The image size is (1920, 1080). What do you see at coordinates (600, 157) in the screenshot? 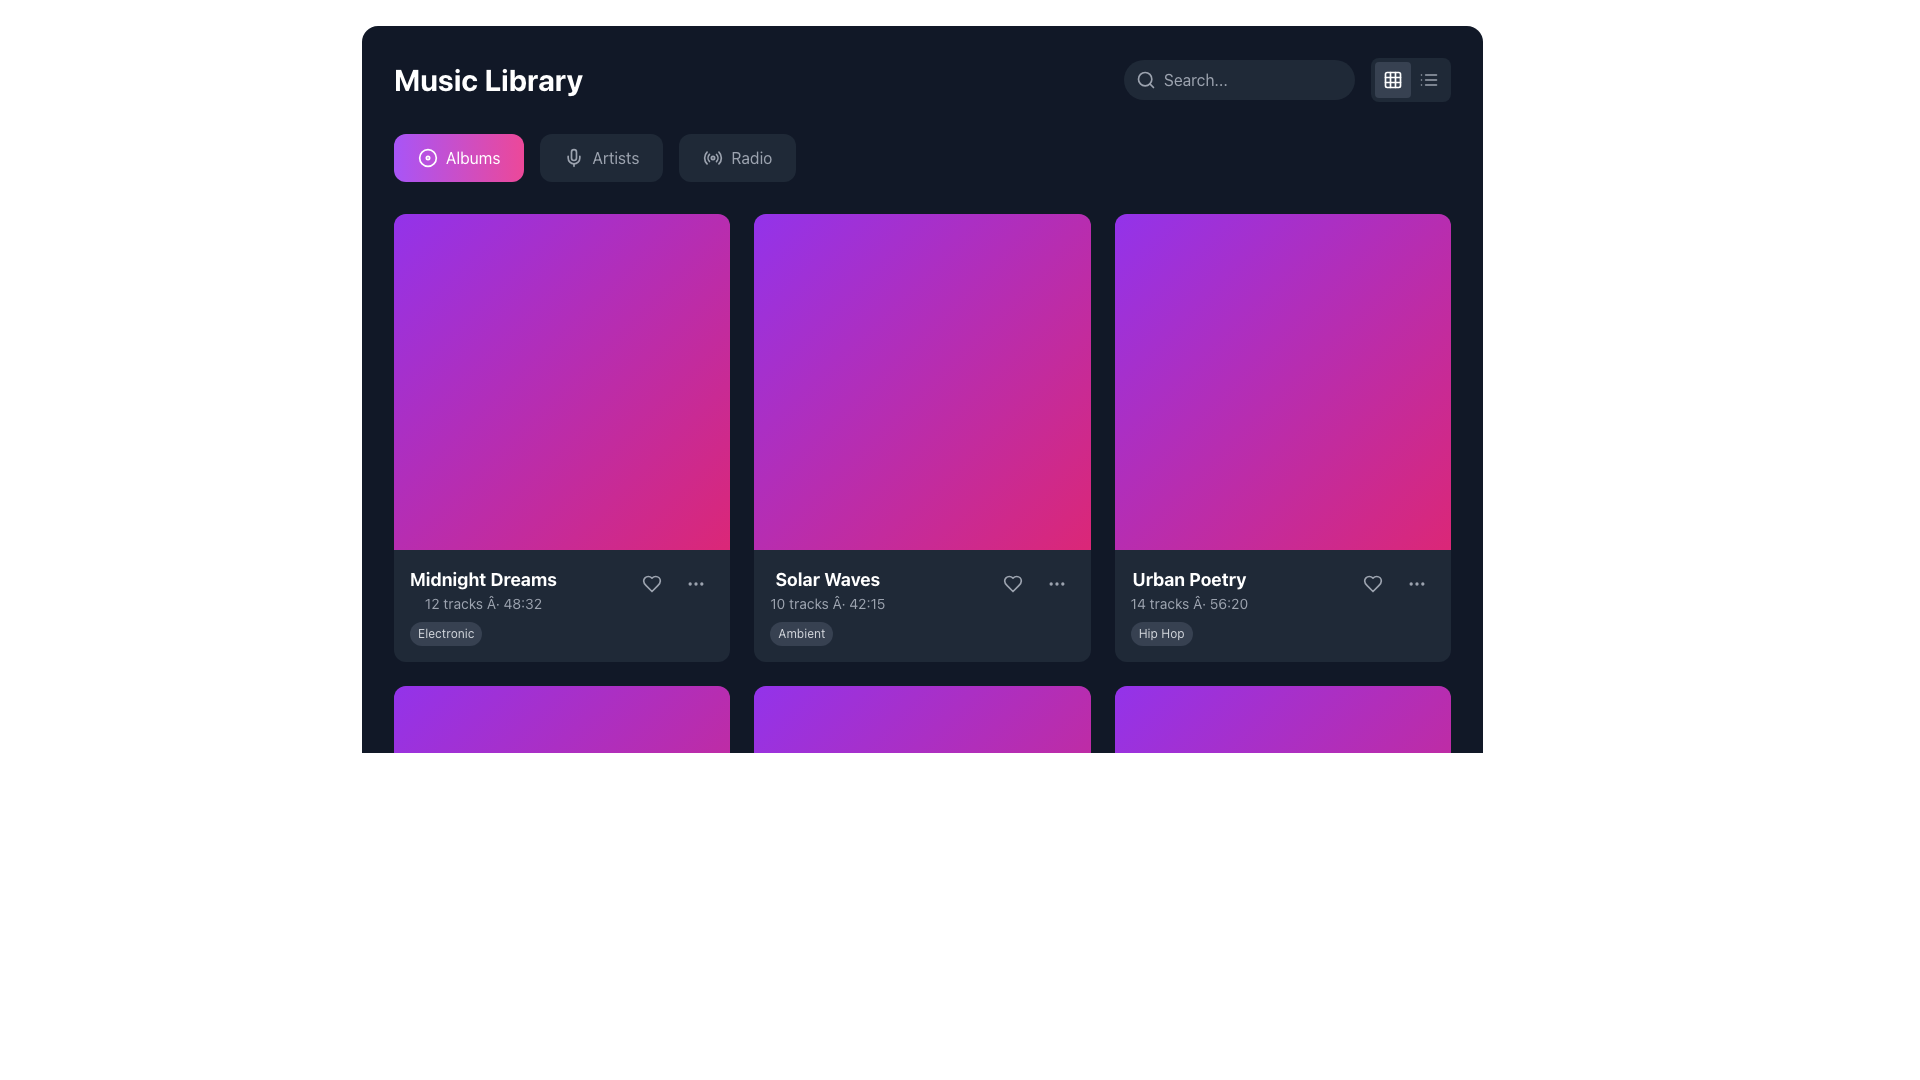
I see `the 'Artists' button in the navigation bar to change its text color to white` at bounding box center [600, 157].